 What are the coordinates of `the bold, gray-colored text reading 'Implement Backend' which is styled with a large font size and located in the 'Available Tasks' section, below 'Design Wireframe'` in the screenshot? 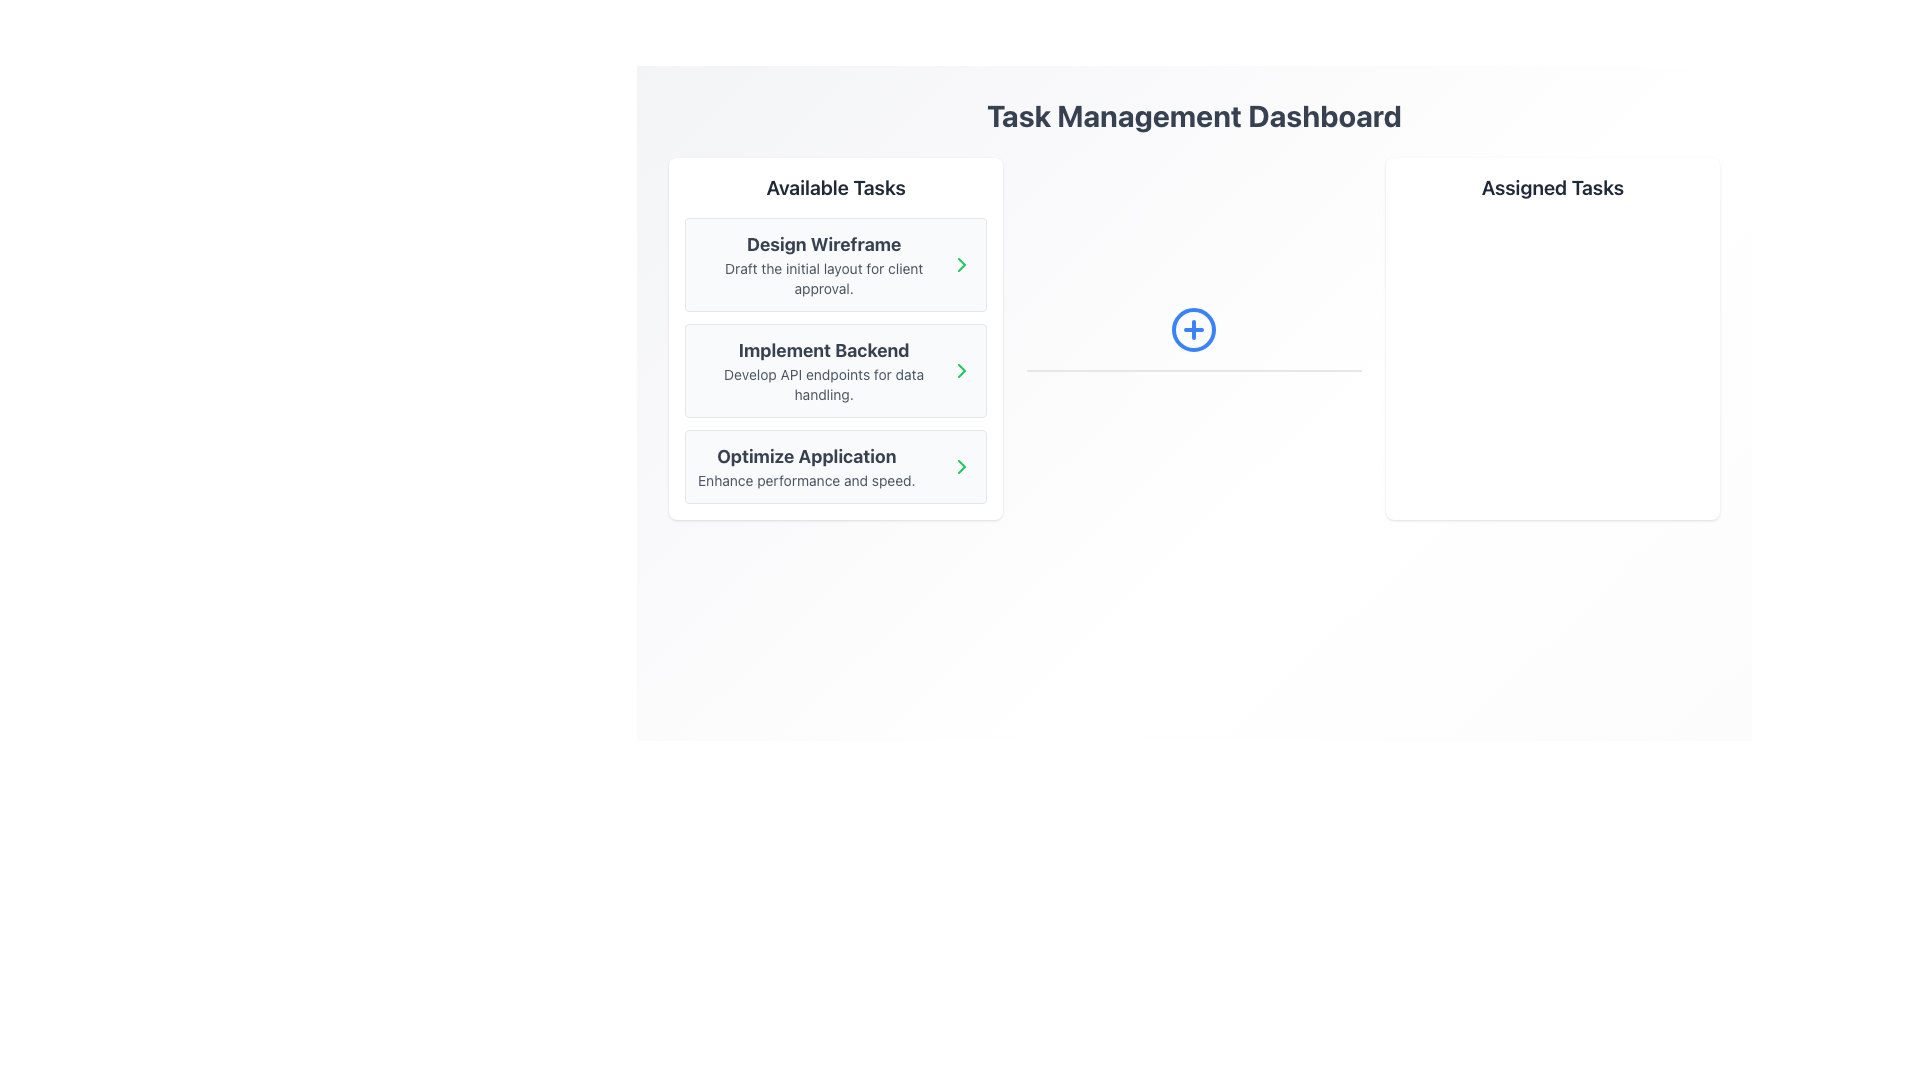 It's located at (824, 350).